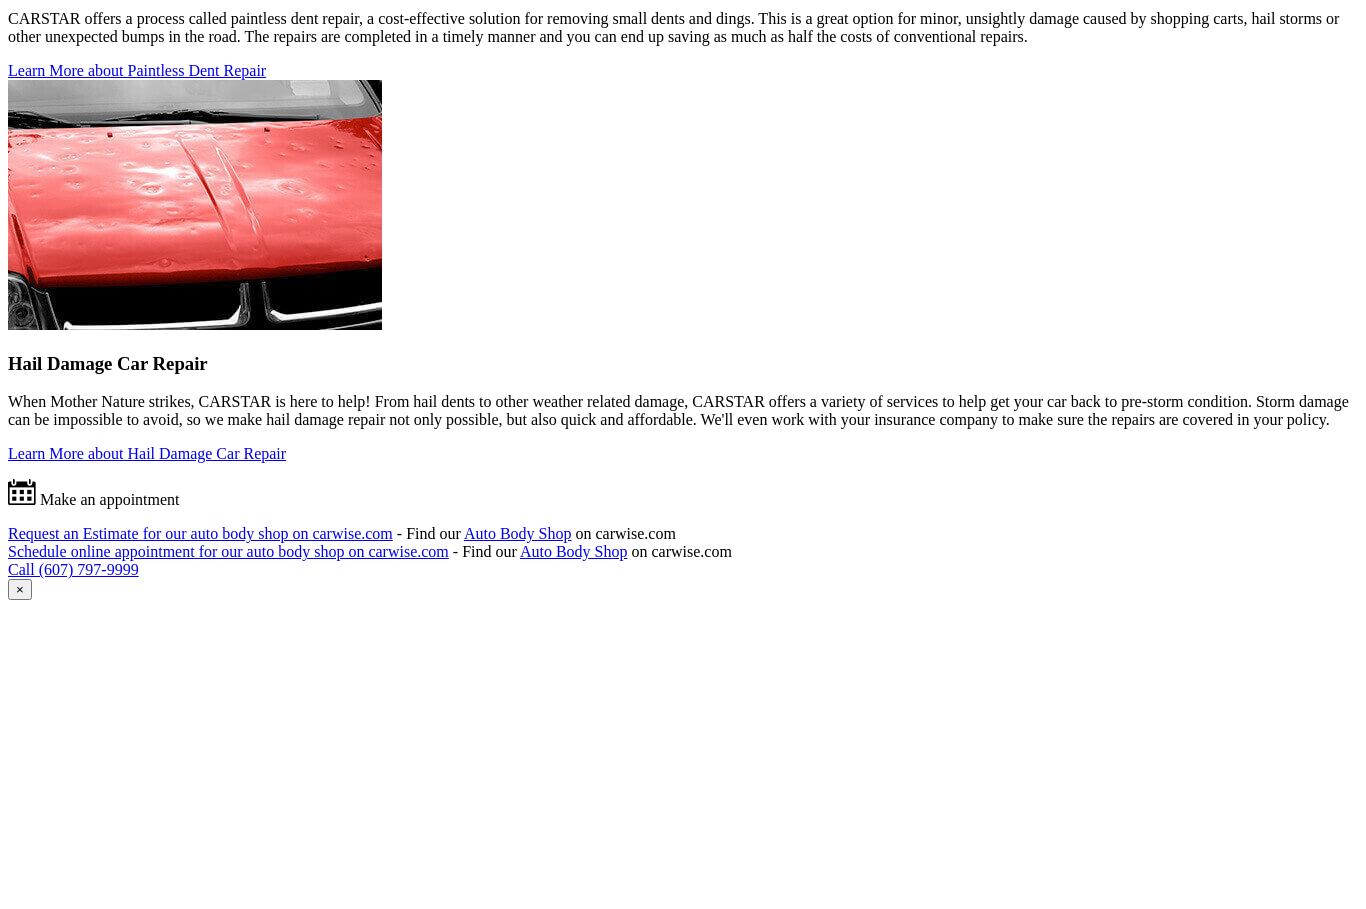  Describe the element at coordinates (226, 551) in the screenshot. I see `'Schedule online appointment for our auto body shop on carwise.com'` at that location.